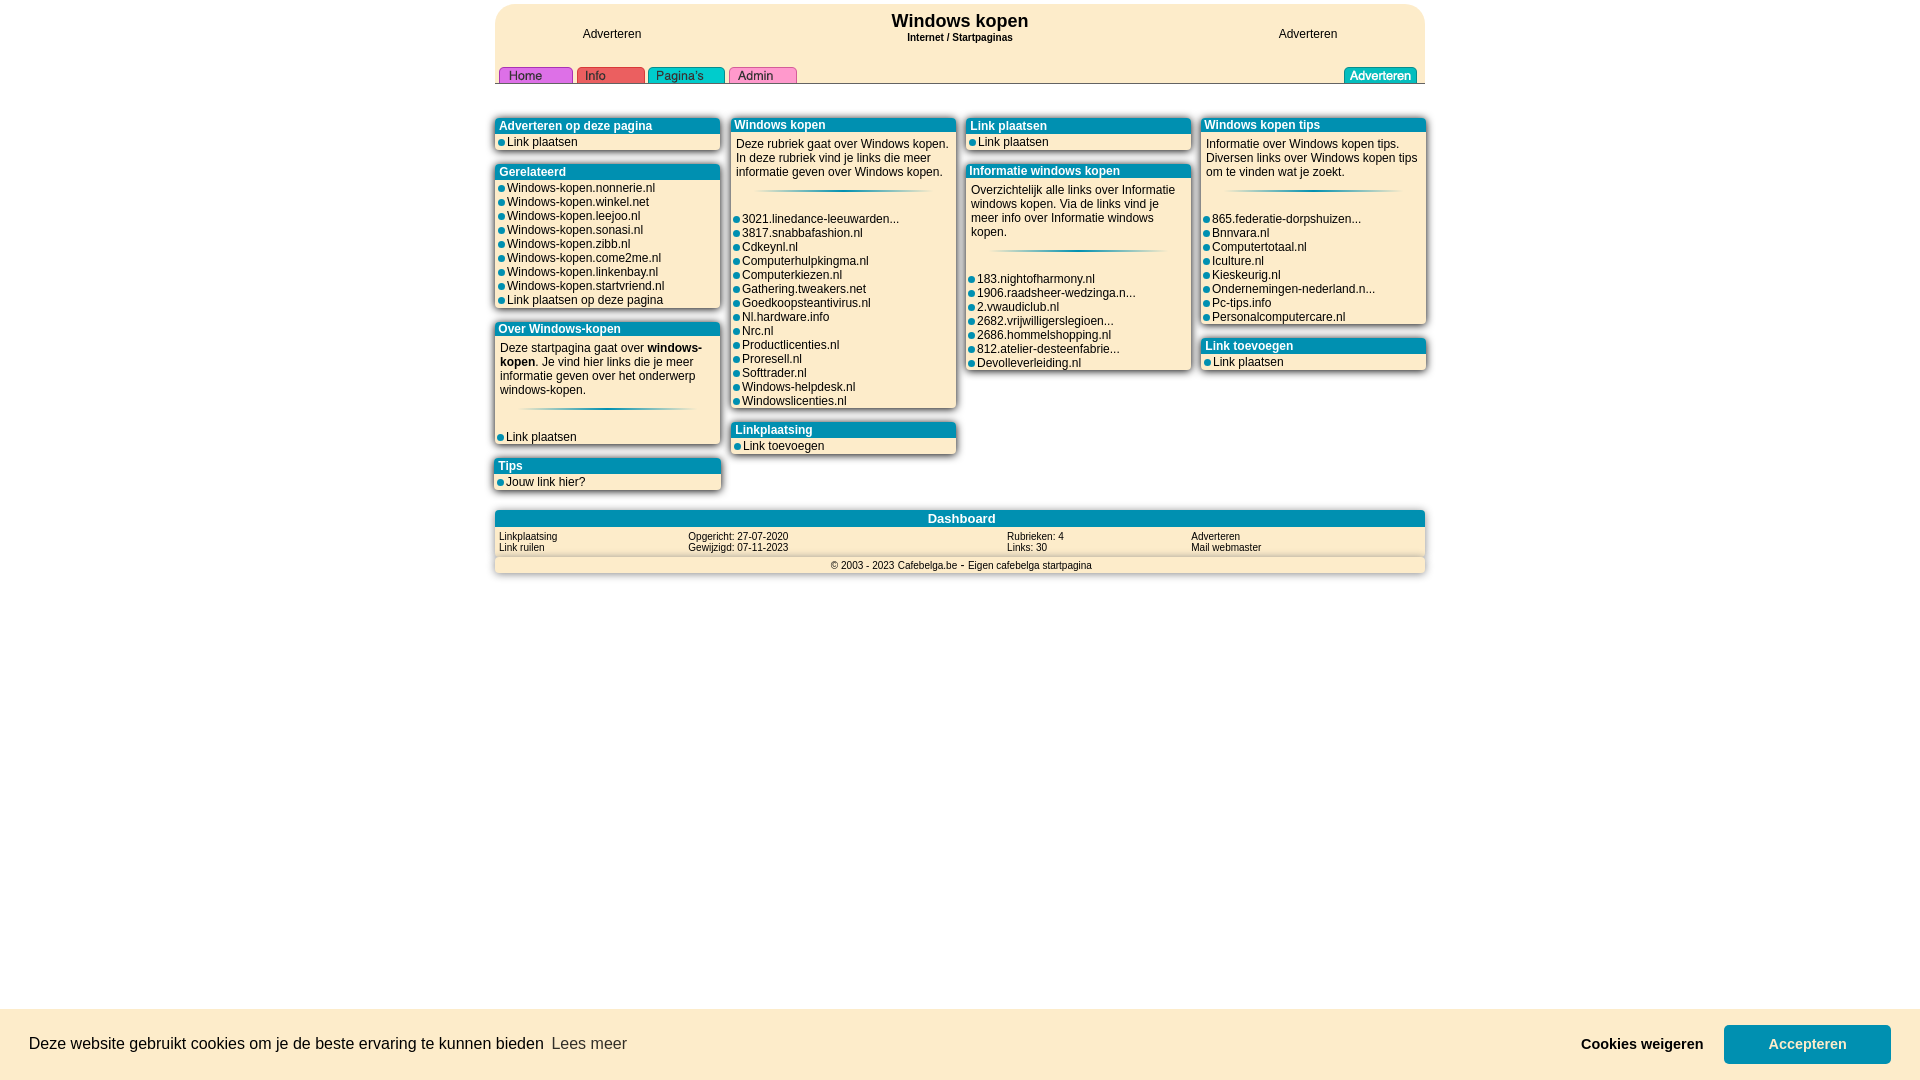 The image size is (1920, 1080). I want to click on 'Gathering.tweakers.net', so click(804, 289).